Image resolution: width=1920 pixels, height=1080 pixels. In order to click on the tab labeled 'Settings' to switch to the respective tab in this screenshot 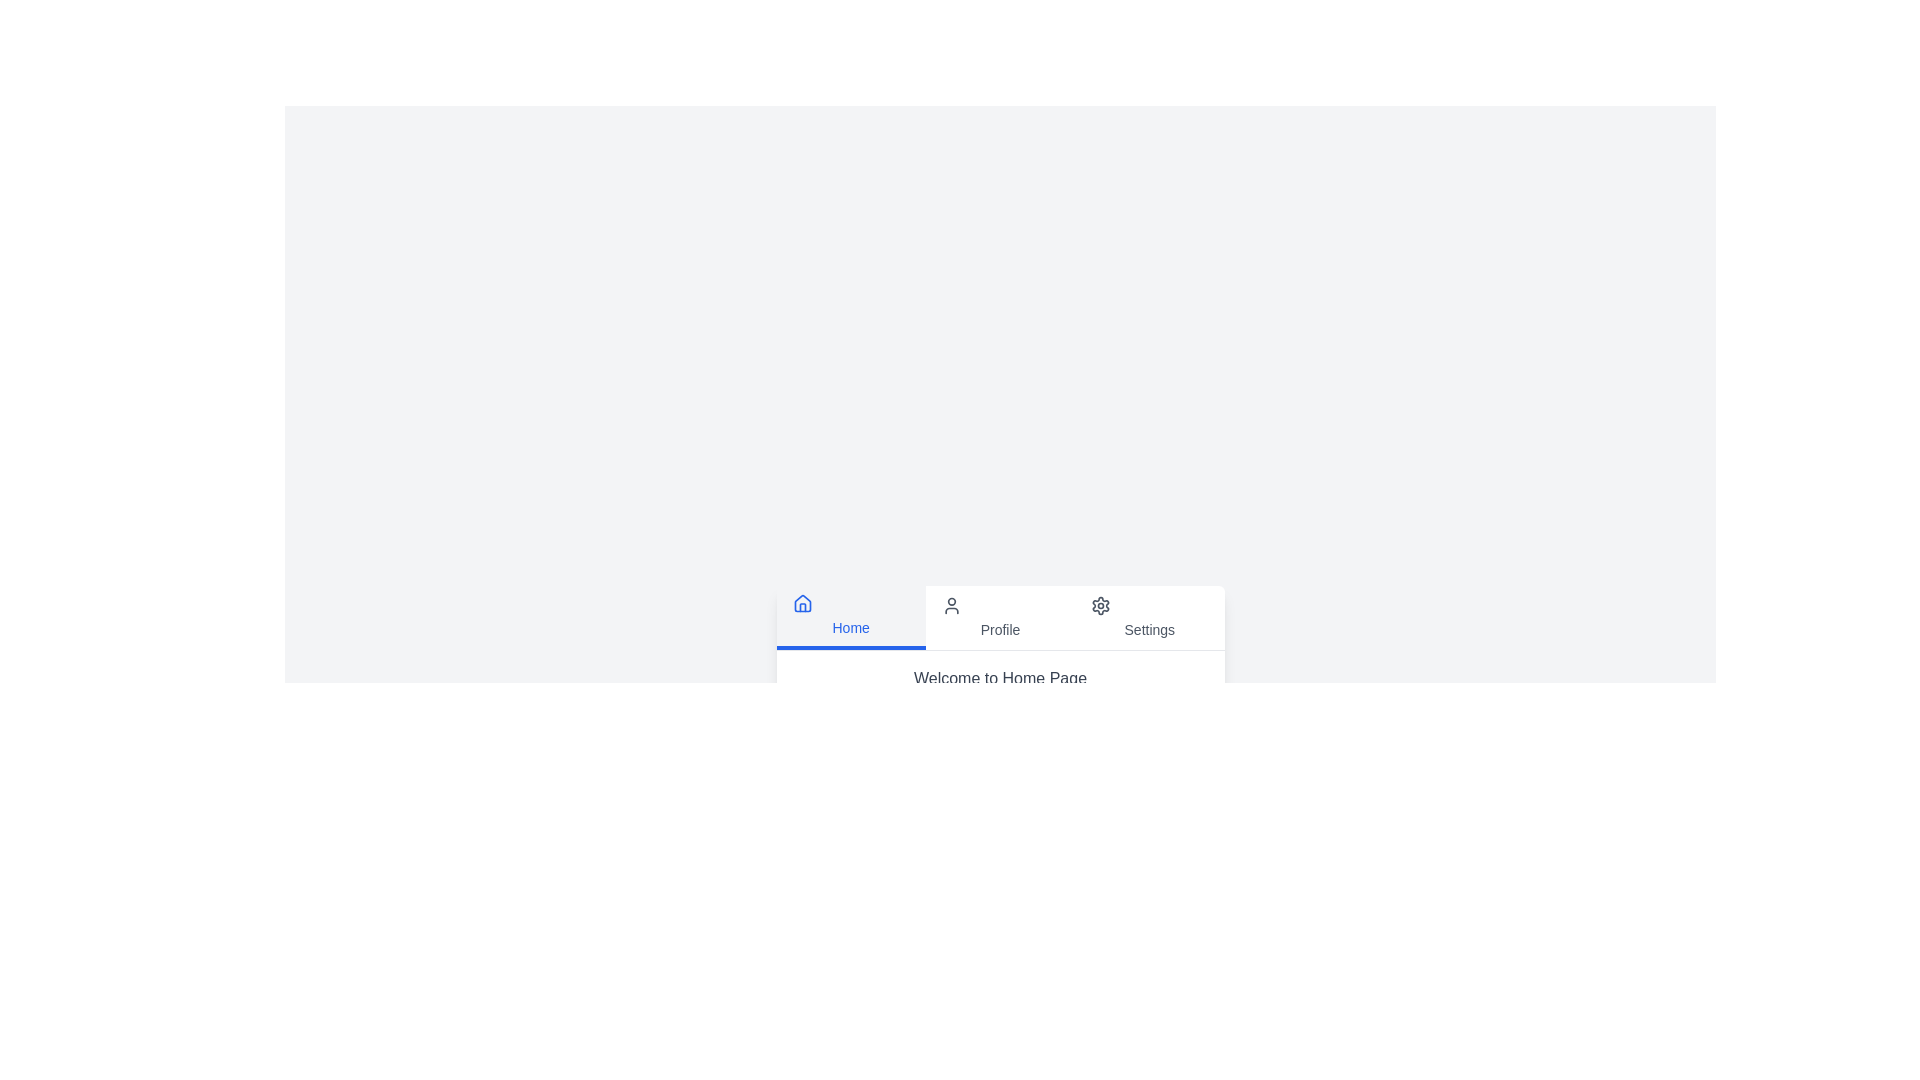, I will do `click(1149, 616)`.